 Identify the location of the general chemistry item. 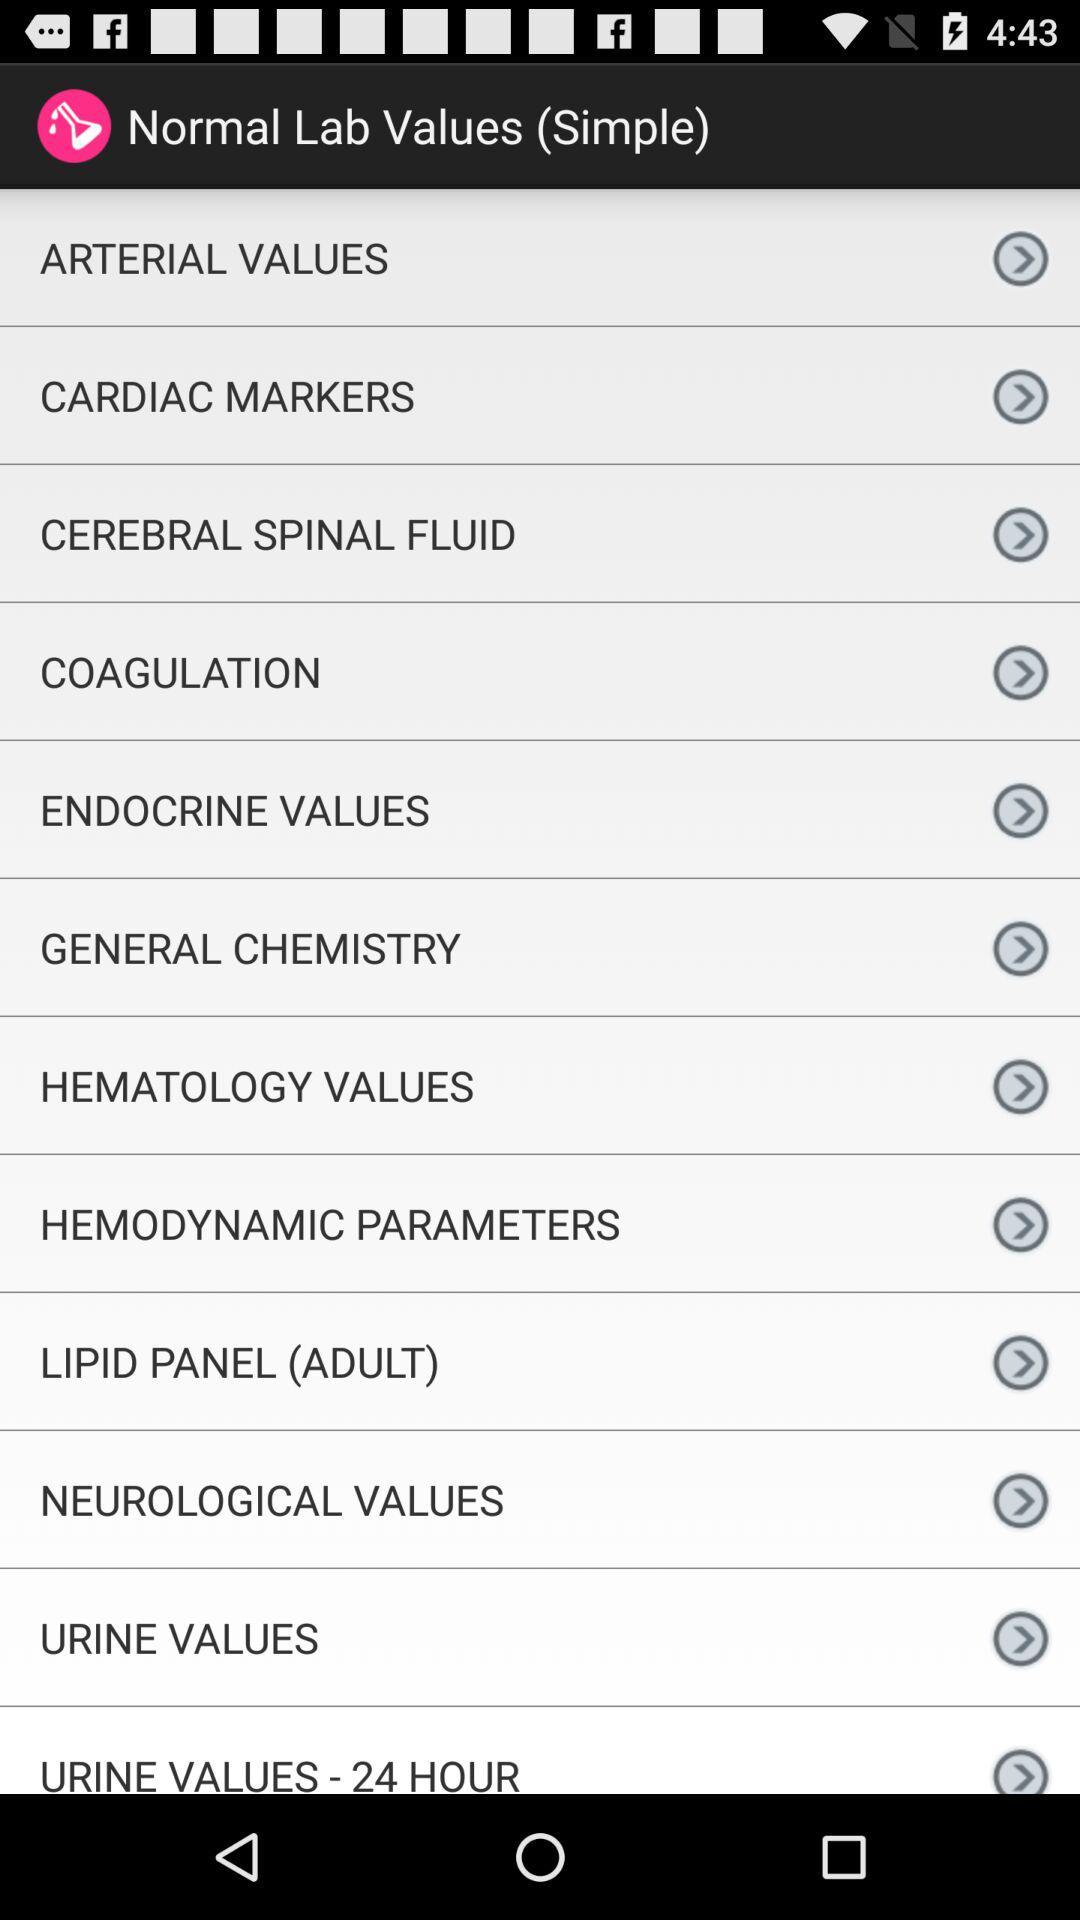
(480, 946).